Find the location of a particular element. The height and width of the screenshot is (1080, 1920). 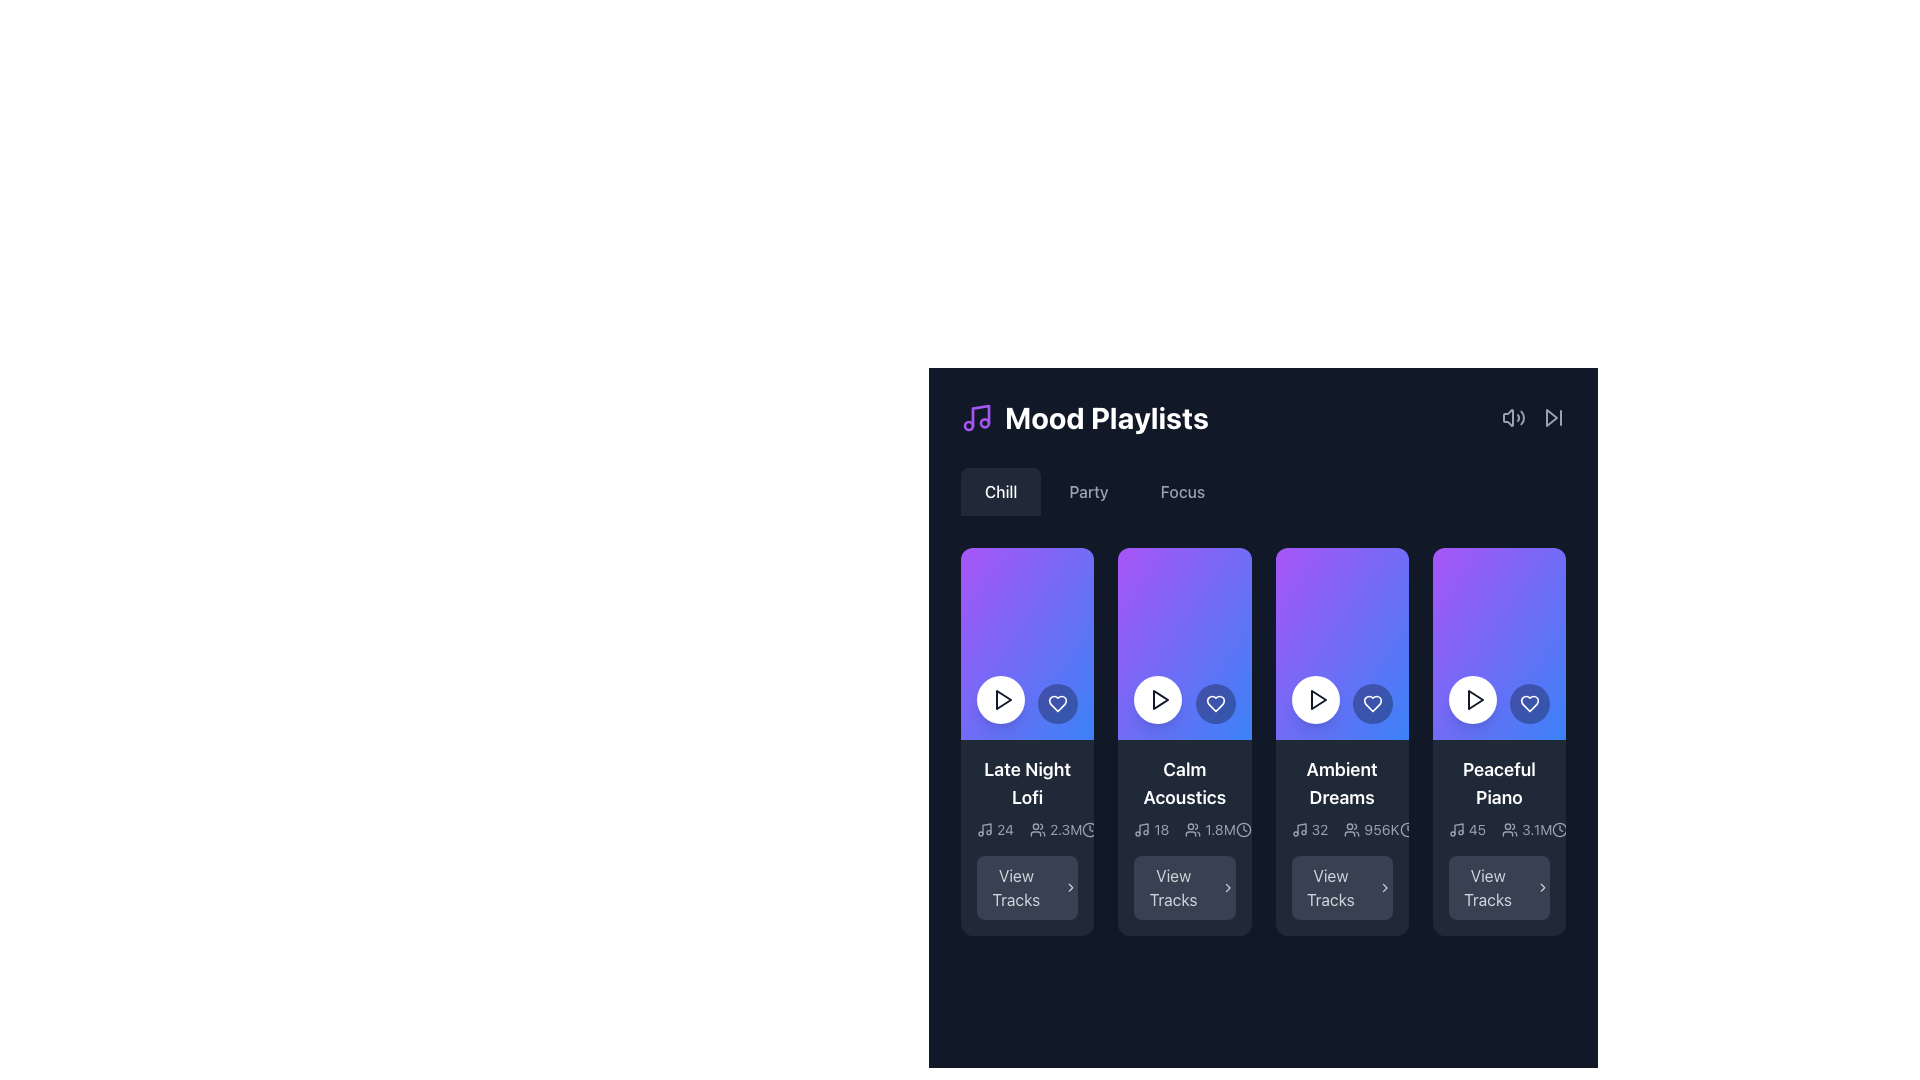

the Label displaying playlist statistics located under the title 'Peaceful Piano' and above the 'View Tracks' button is located at coordinates (1499, 829).